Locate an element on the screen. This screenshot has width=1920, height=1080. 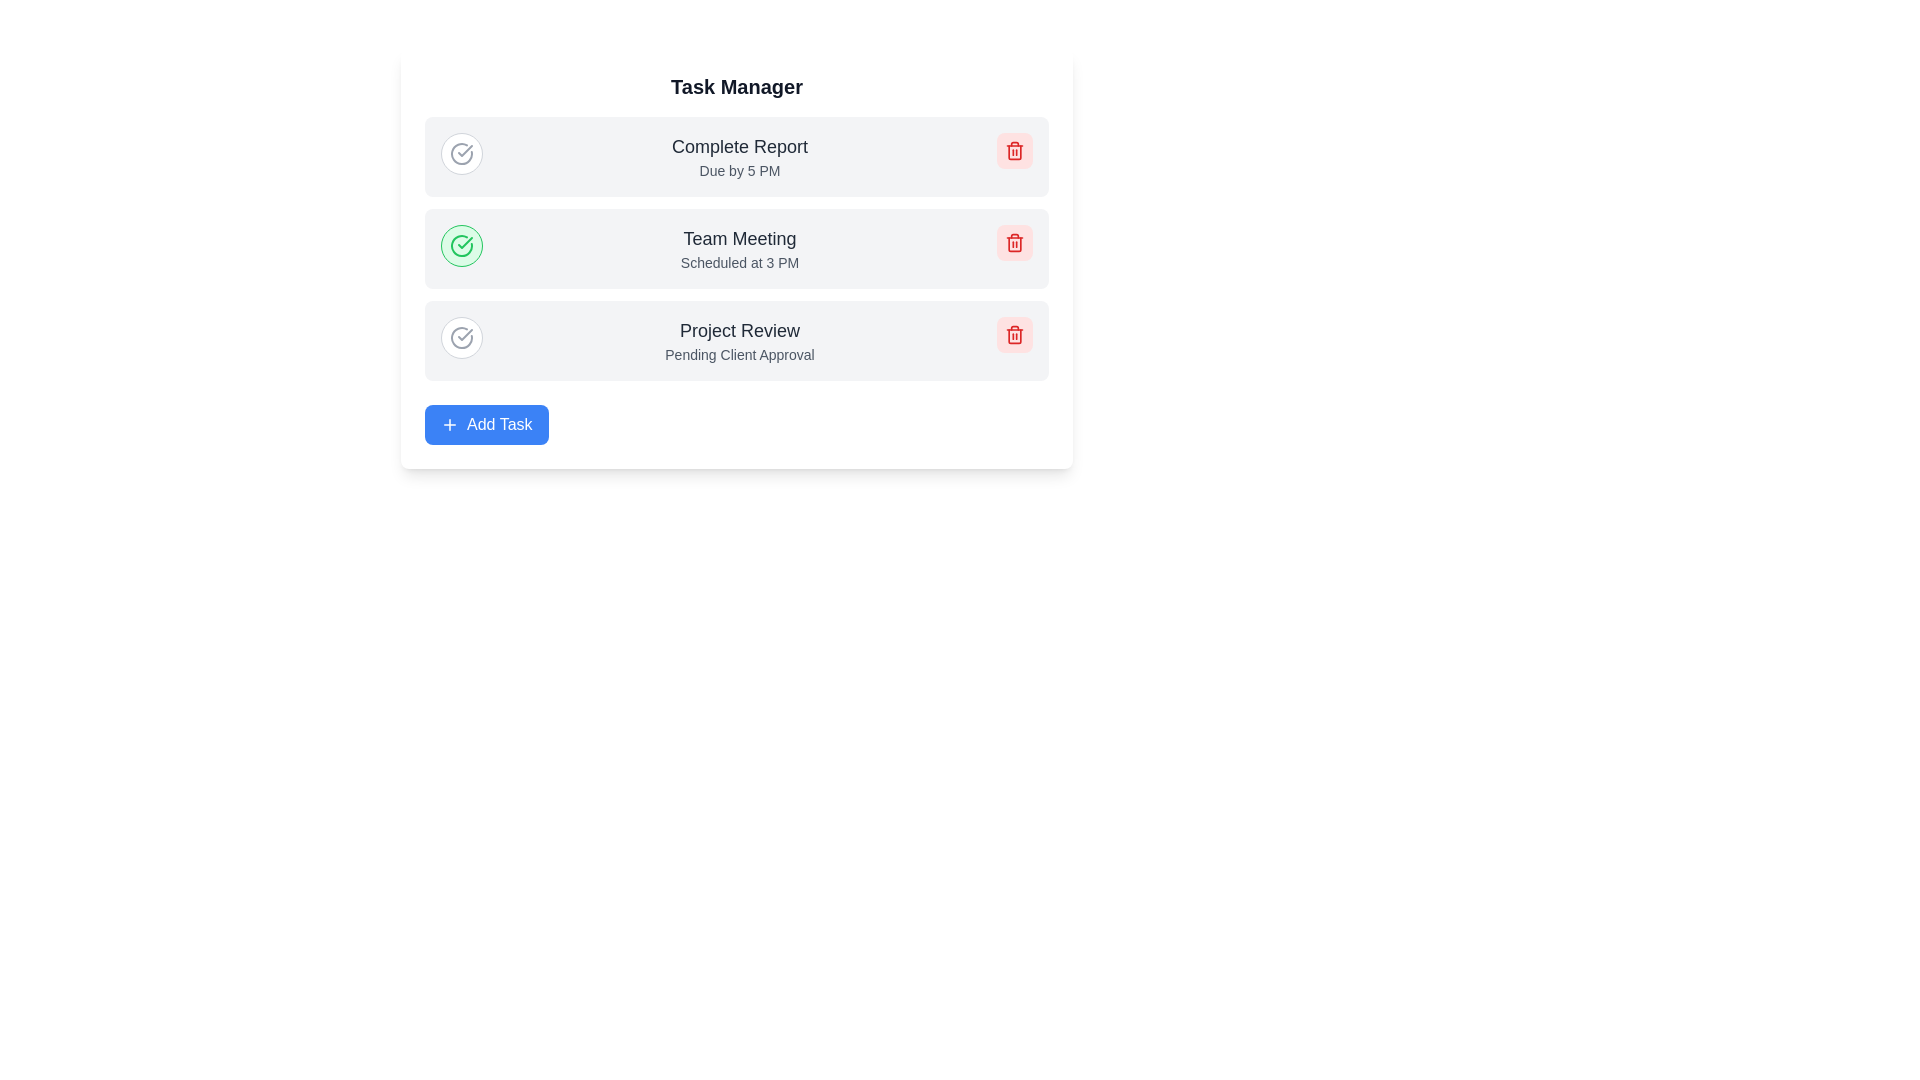
the text element that provides additional information about the 'Team Meeting' task, located beneath the 'Team Meeting' text within its task card is located at coordinates (738, 261).